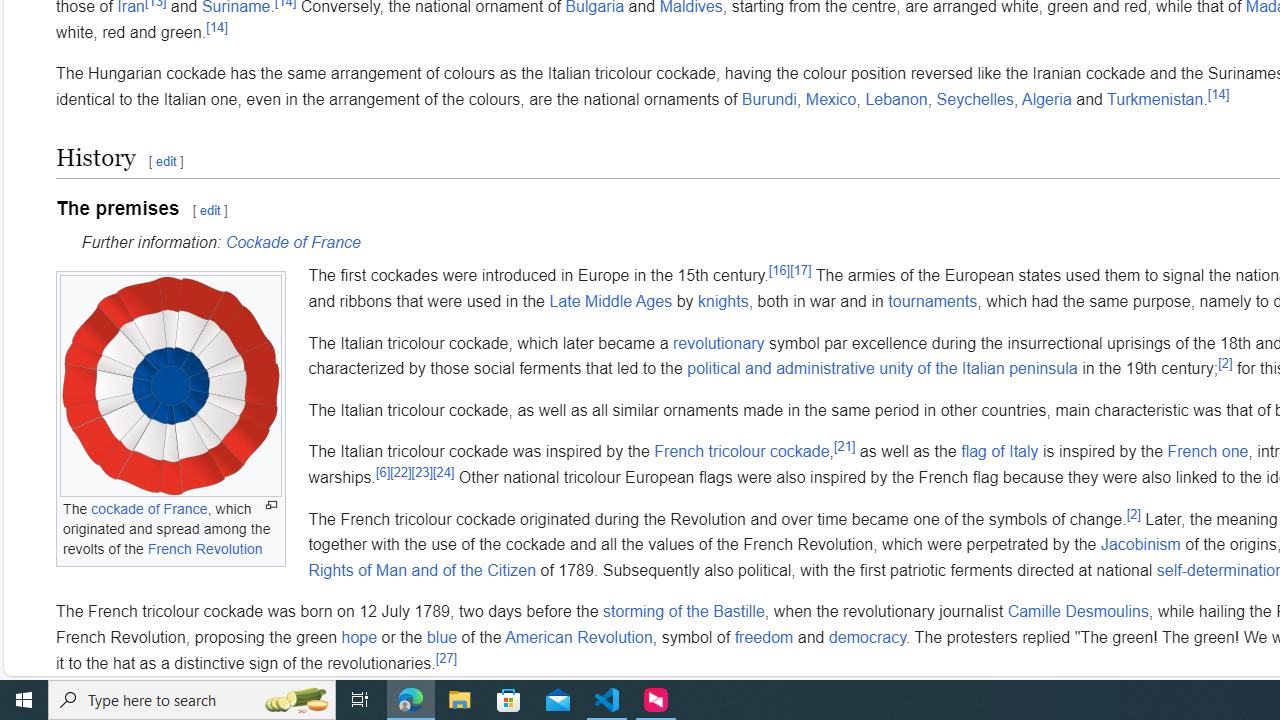  I want to click on 'freedom', so click(762, 636).